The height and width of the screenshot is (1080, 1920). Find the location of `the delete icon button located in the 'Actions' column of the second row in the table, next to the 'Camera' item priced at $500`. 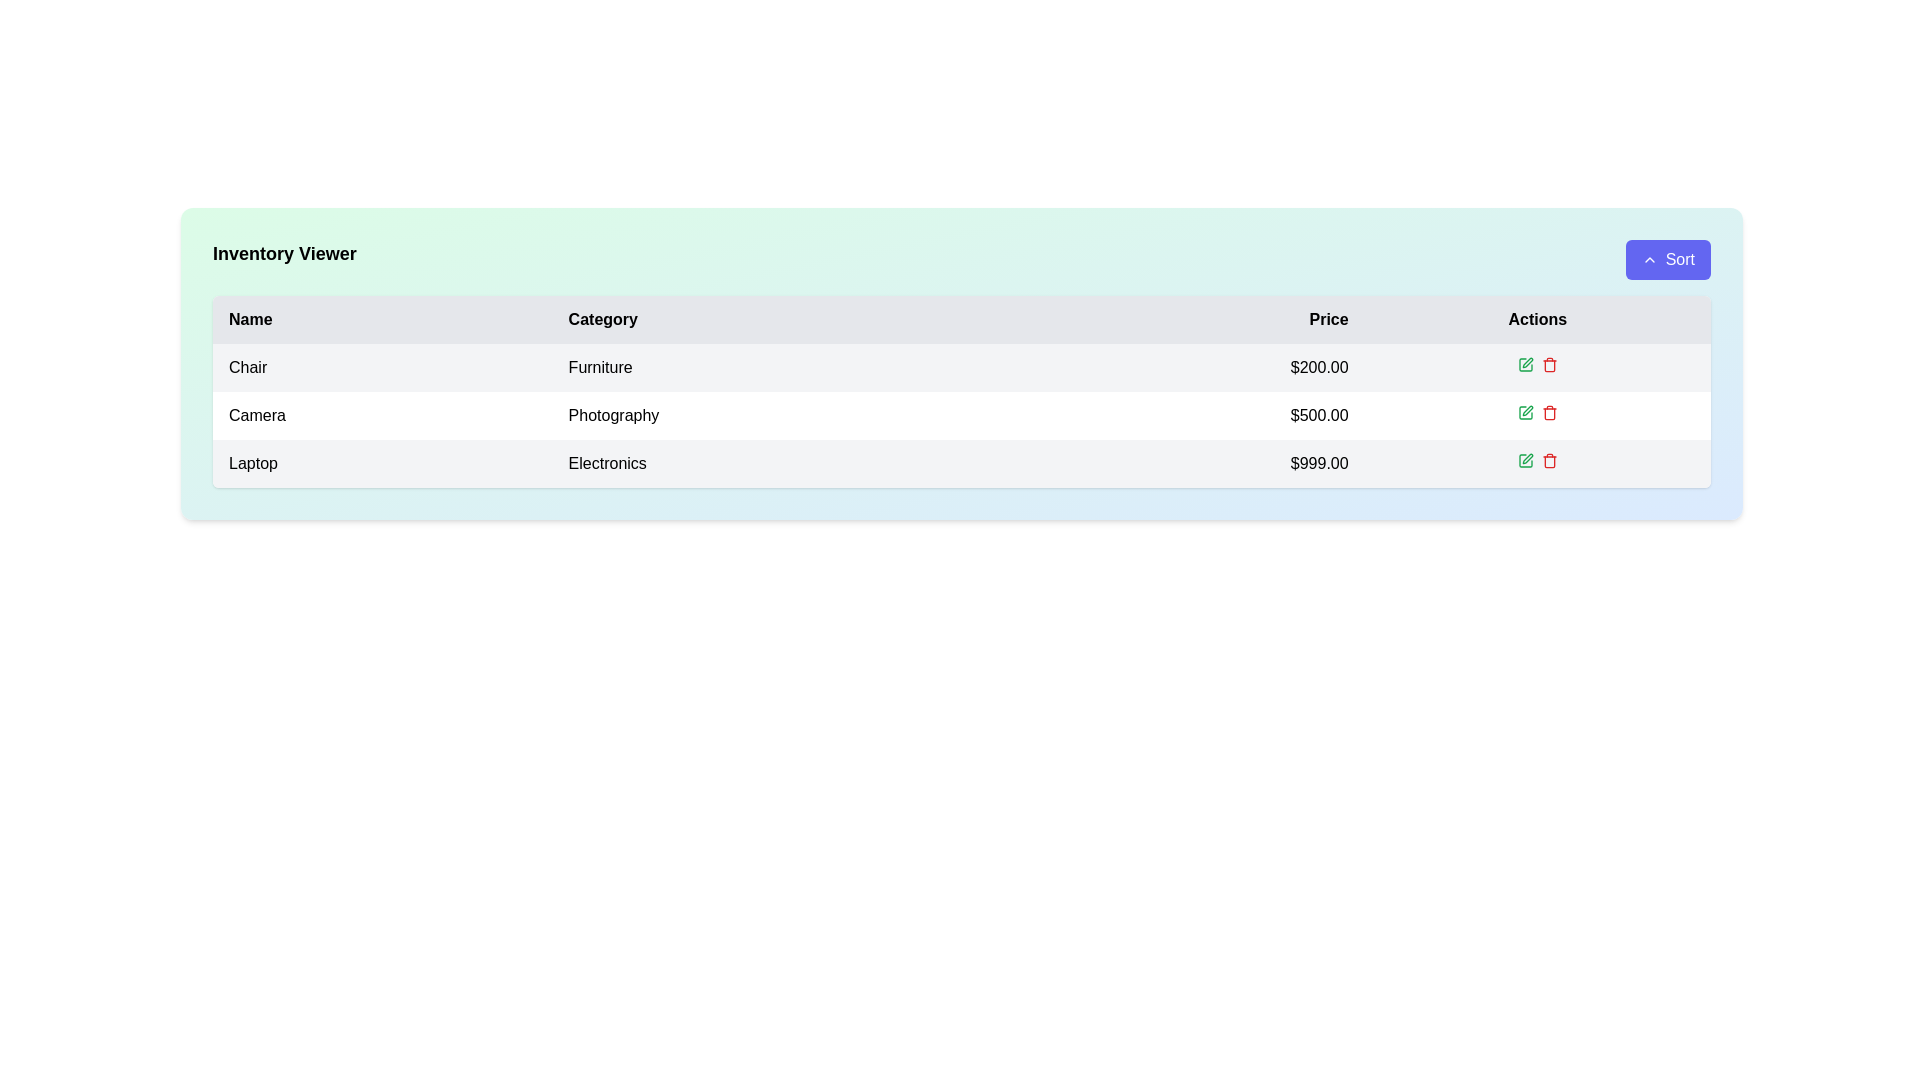

the delete icon button located in the 'Actions' column of the second row in the table, next to the 'Camera' item priced at $500 is located at coordinates (1548, 411).